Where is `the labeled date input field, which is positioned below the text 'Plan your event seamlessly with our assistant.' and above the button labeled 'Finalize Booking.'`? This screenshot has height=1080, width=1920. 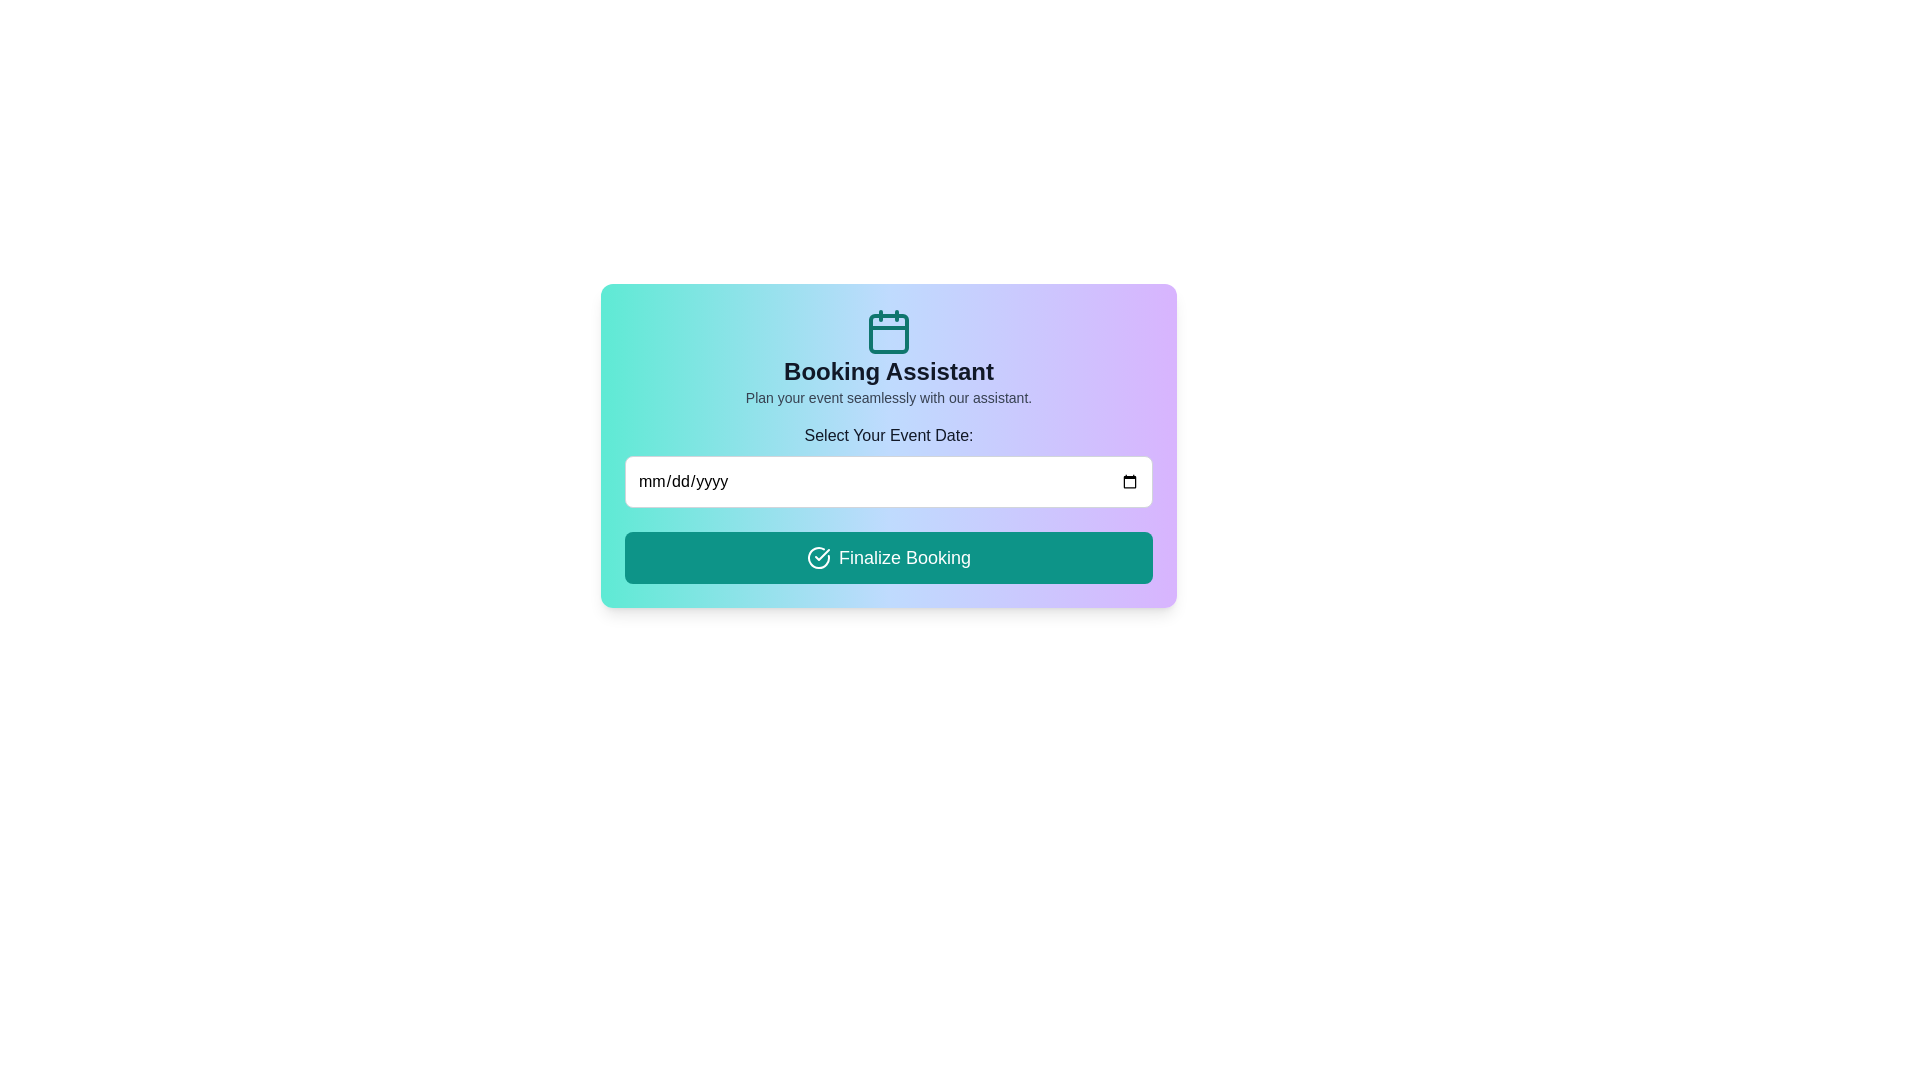
the labeled date input field, which is positioned below the text 'Plan your event seamlessly with our assistant.' and above the button labeled 'Finalize Booking.' is located at coordinates (887, 466).